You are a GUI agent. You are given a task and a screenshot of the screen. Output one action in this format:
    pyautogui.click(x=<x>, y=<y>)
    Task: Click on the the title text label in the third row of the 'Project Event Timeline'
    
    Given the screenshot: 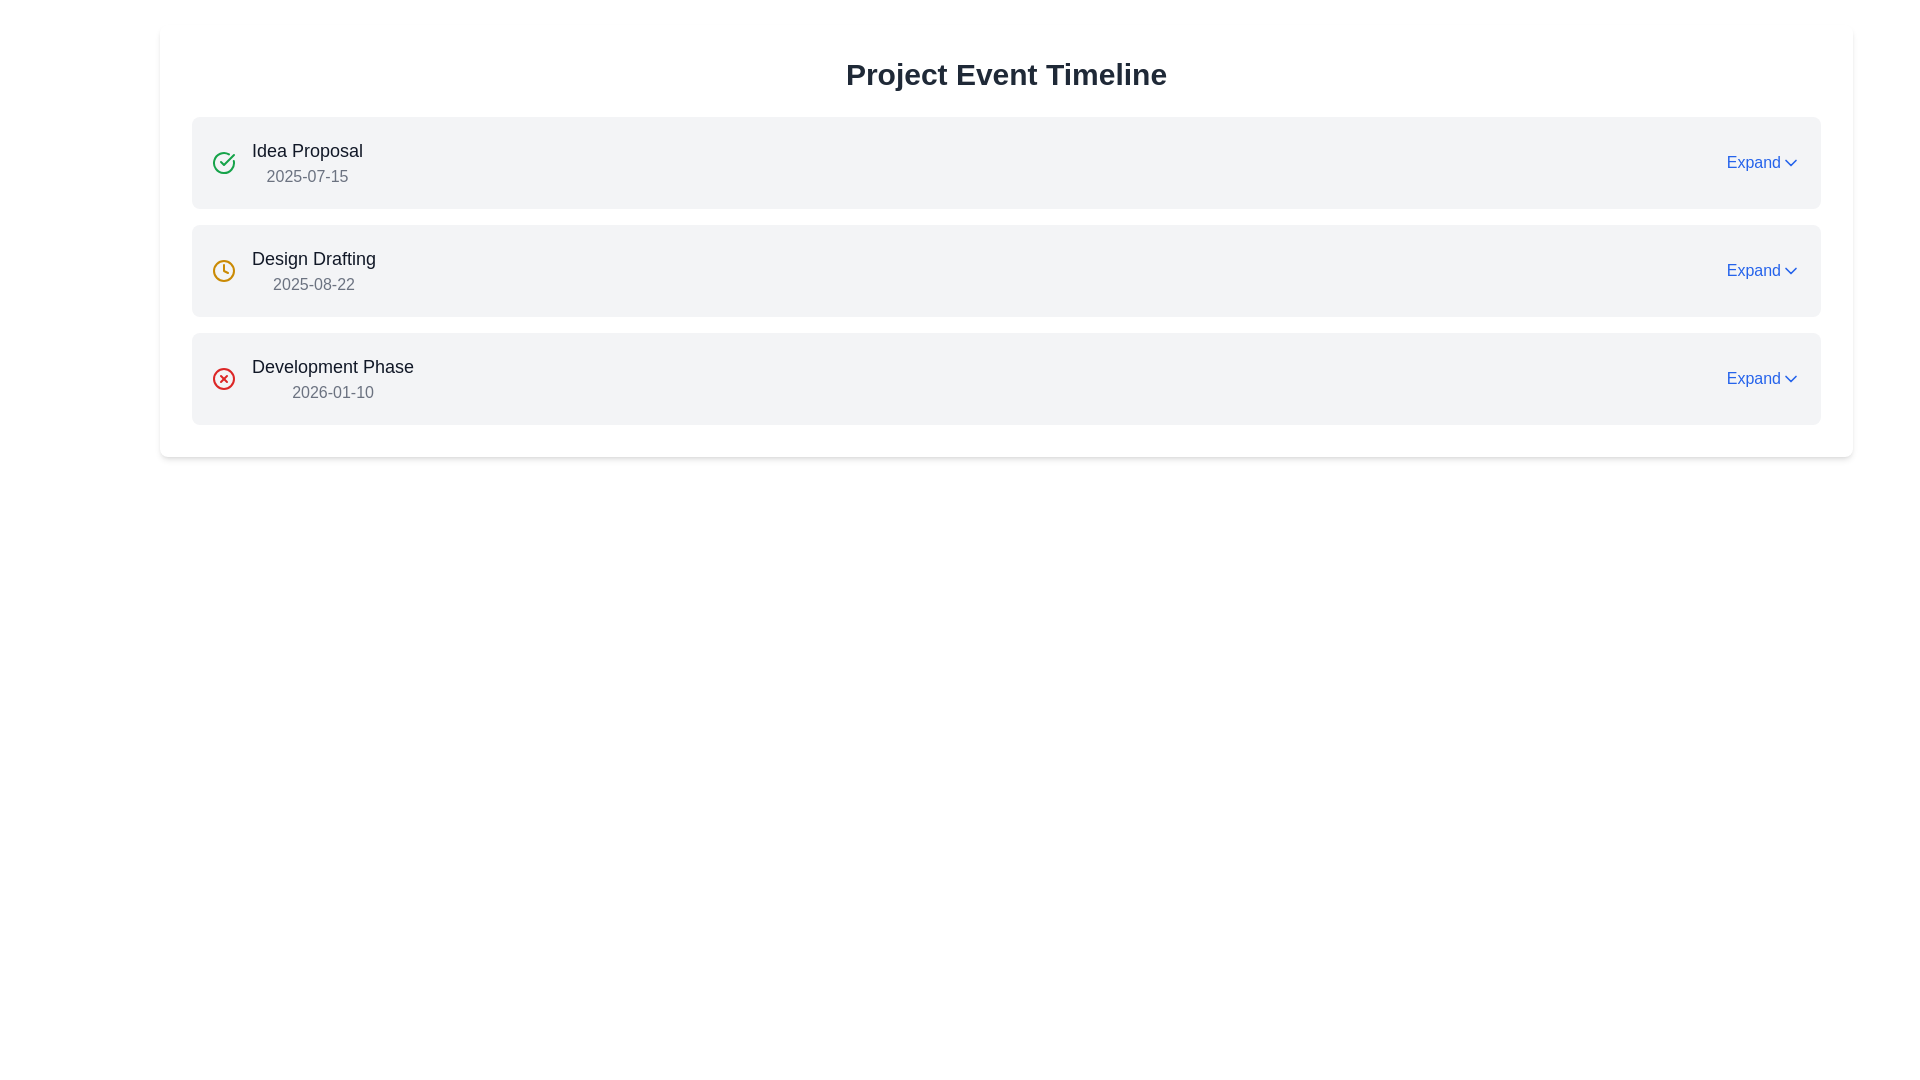 What is the action you would take?
    pyautogui.click(x=333, y=366)
    